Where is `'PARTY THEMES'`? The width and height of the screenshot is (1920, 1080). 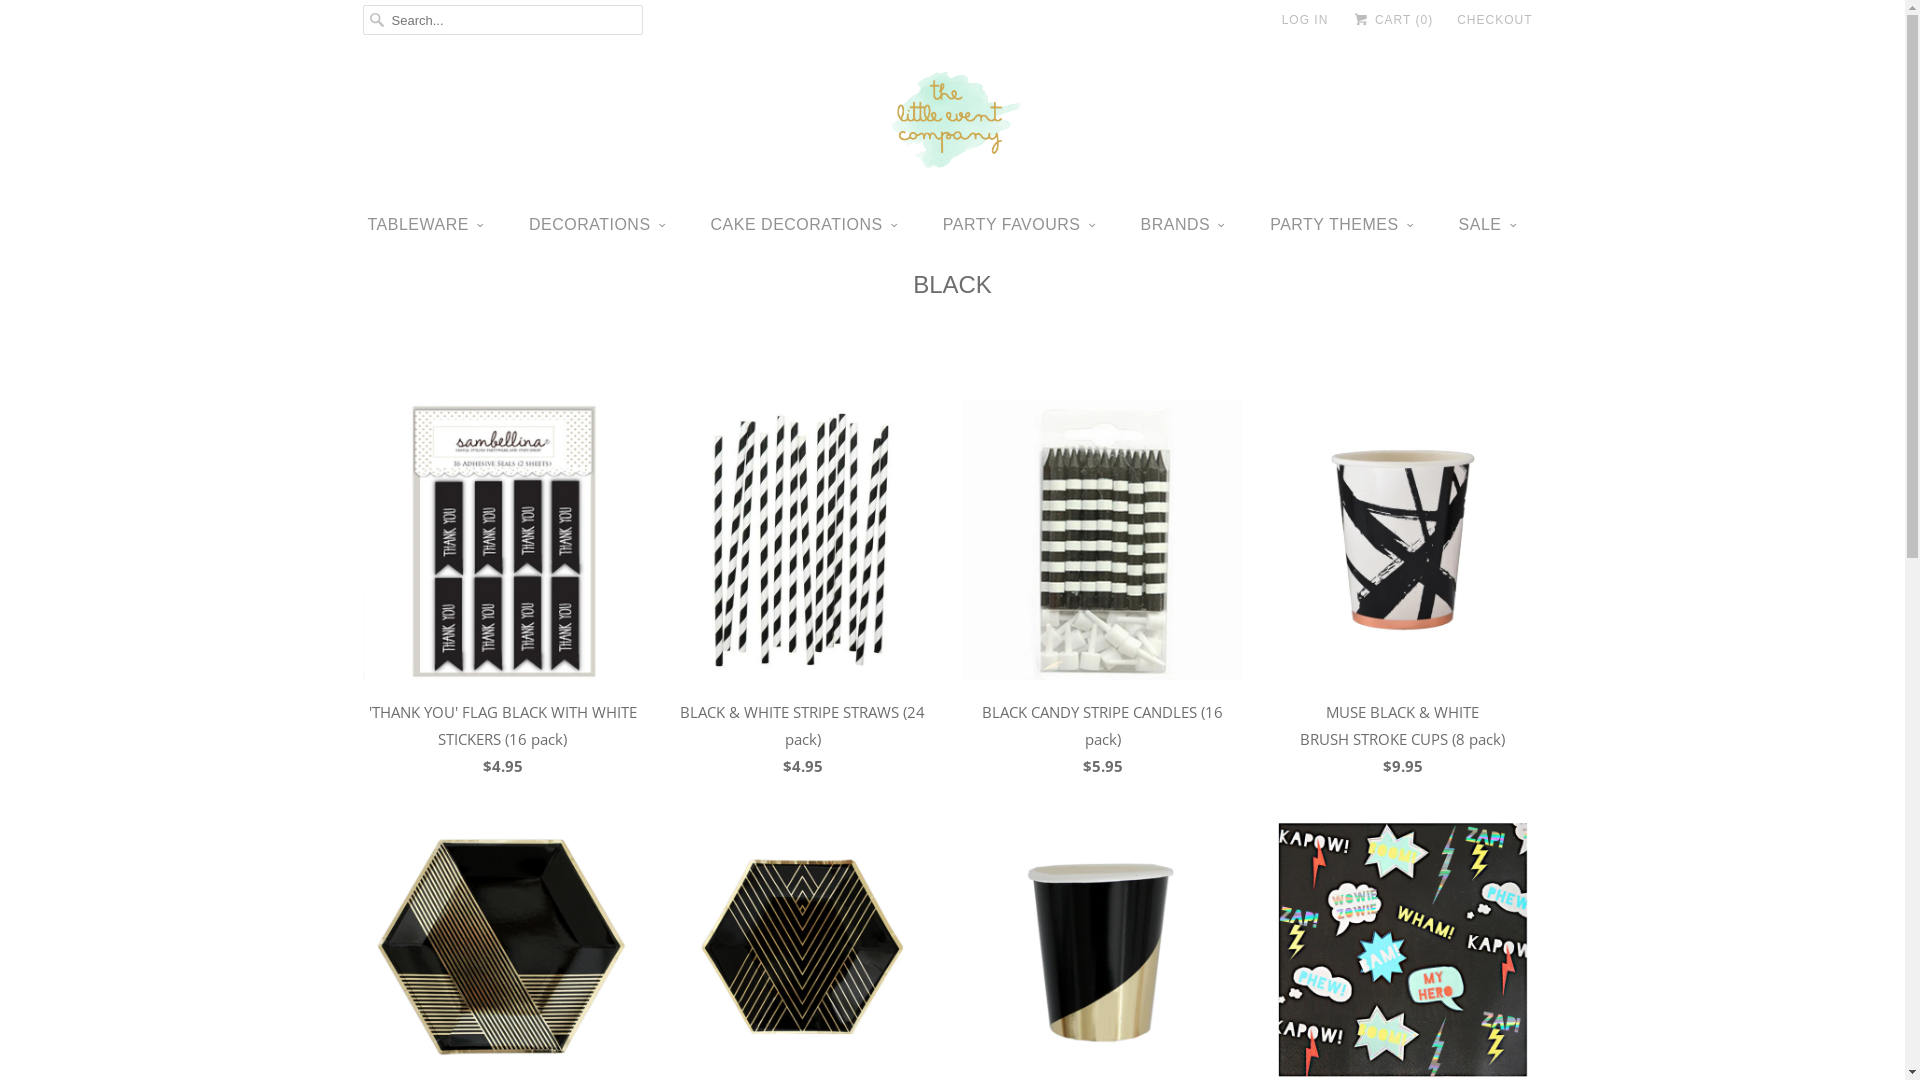
'PARTY THEMES' is located at coordinates (1269, 225).